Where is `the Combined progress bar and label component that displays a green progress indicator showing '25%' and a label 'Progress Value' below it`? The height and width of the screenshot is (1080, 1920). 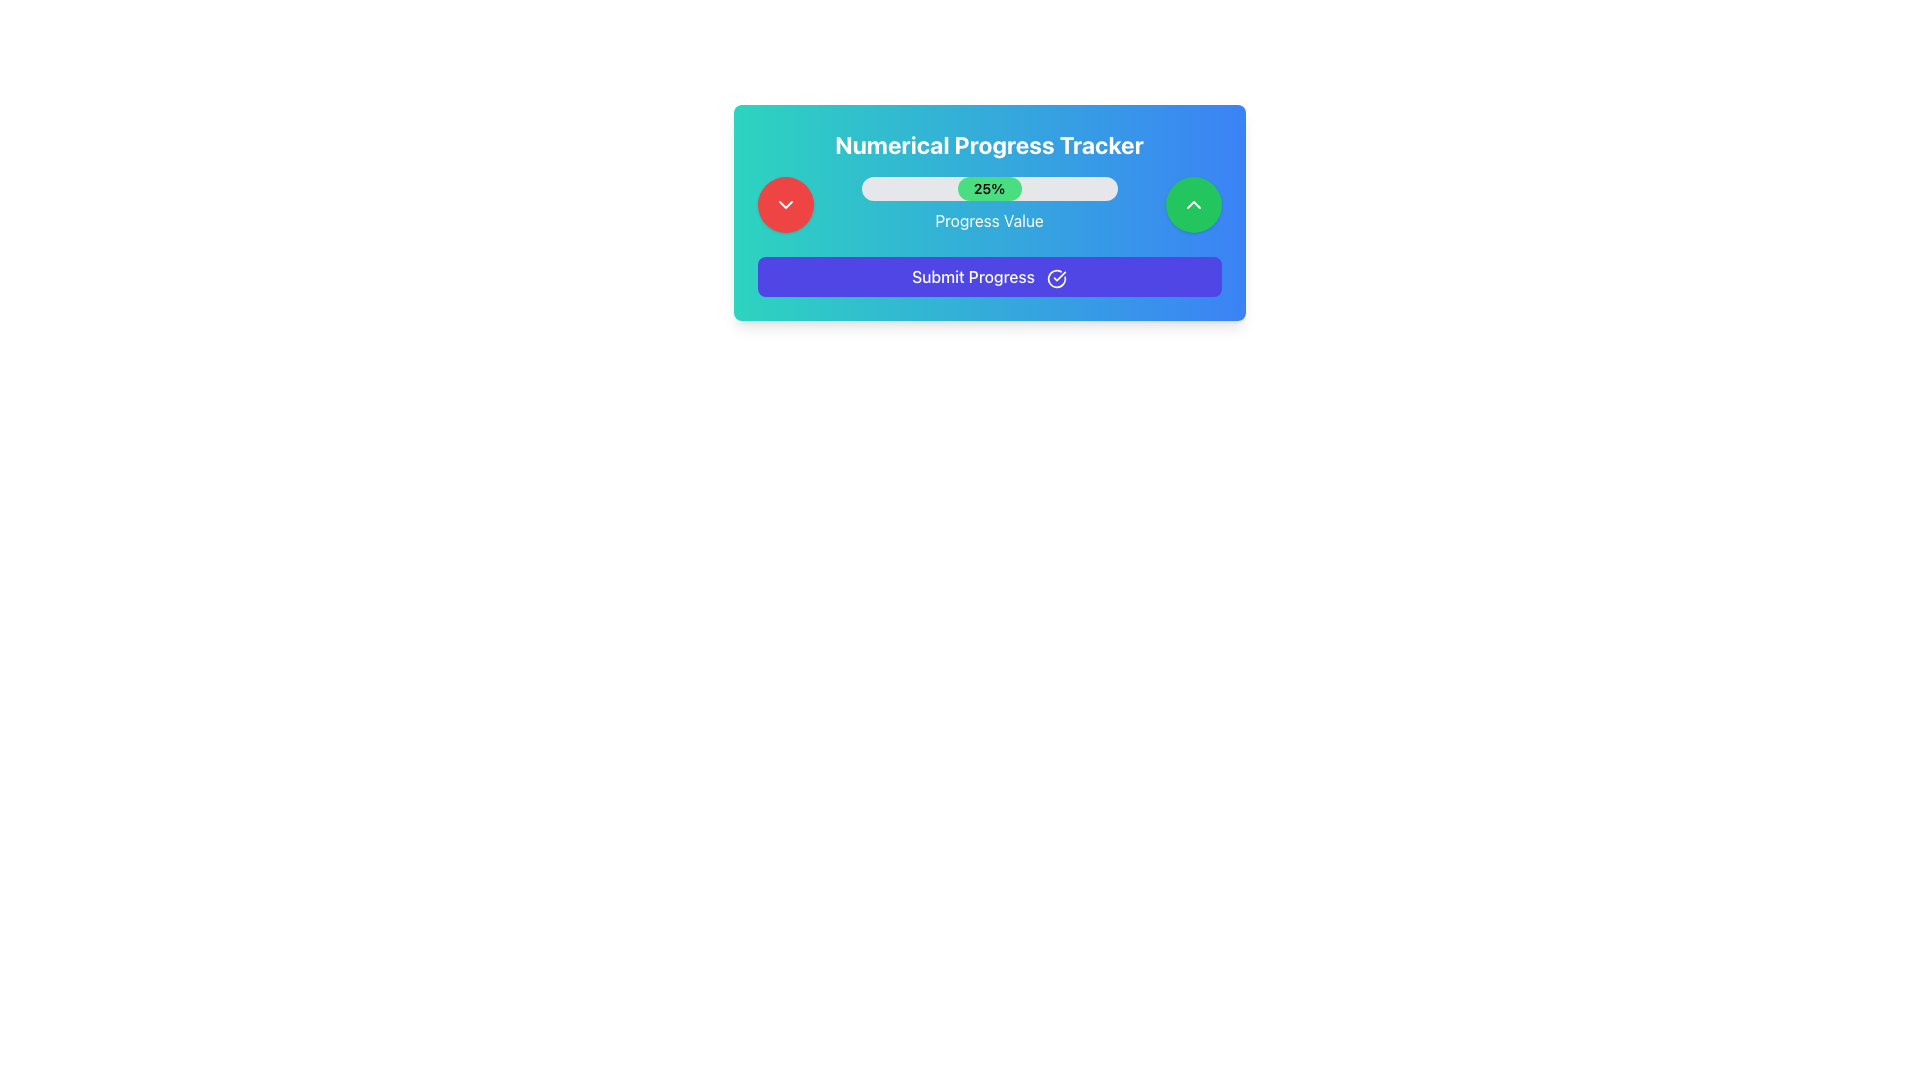
the Combined progress bar and label component that displays a green progress indicator showing '25%' and a label 'Progress Value' below it is located at coordinates (989, 204).